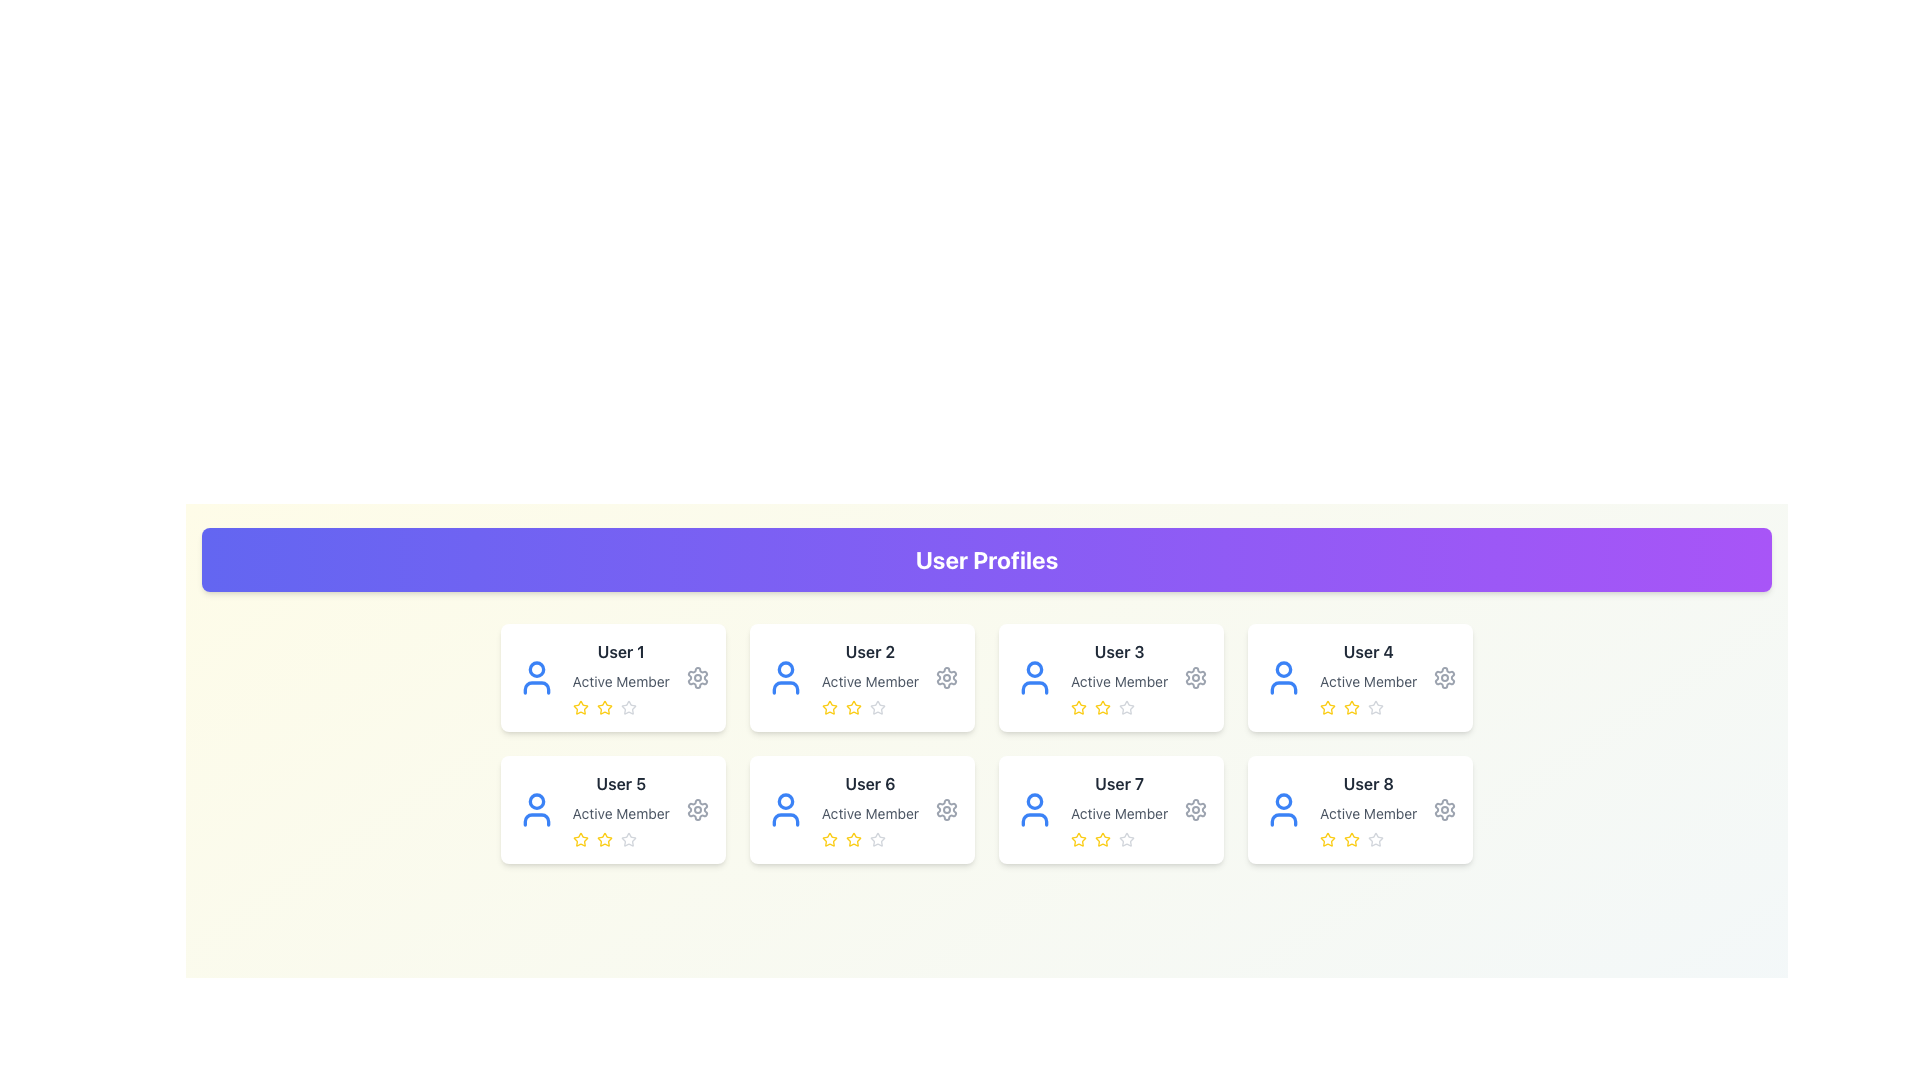  Describe the element at coordinates (1127, 839) in the screenshot. I see `from the third star icon in the rating system under the 'User 7' profile` at that location.